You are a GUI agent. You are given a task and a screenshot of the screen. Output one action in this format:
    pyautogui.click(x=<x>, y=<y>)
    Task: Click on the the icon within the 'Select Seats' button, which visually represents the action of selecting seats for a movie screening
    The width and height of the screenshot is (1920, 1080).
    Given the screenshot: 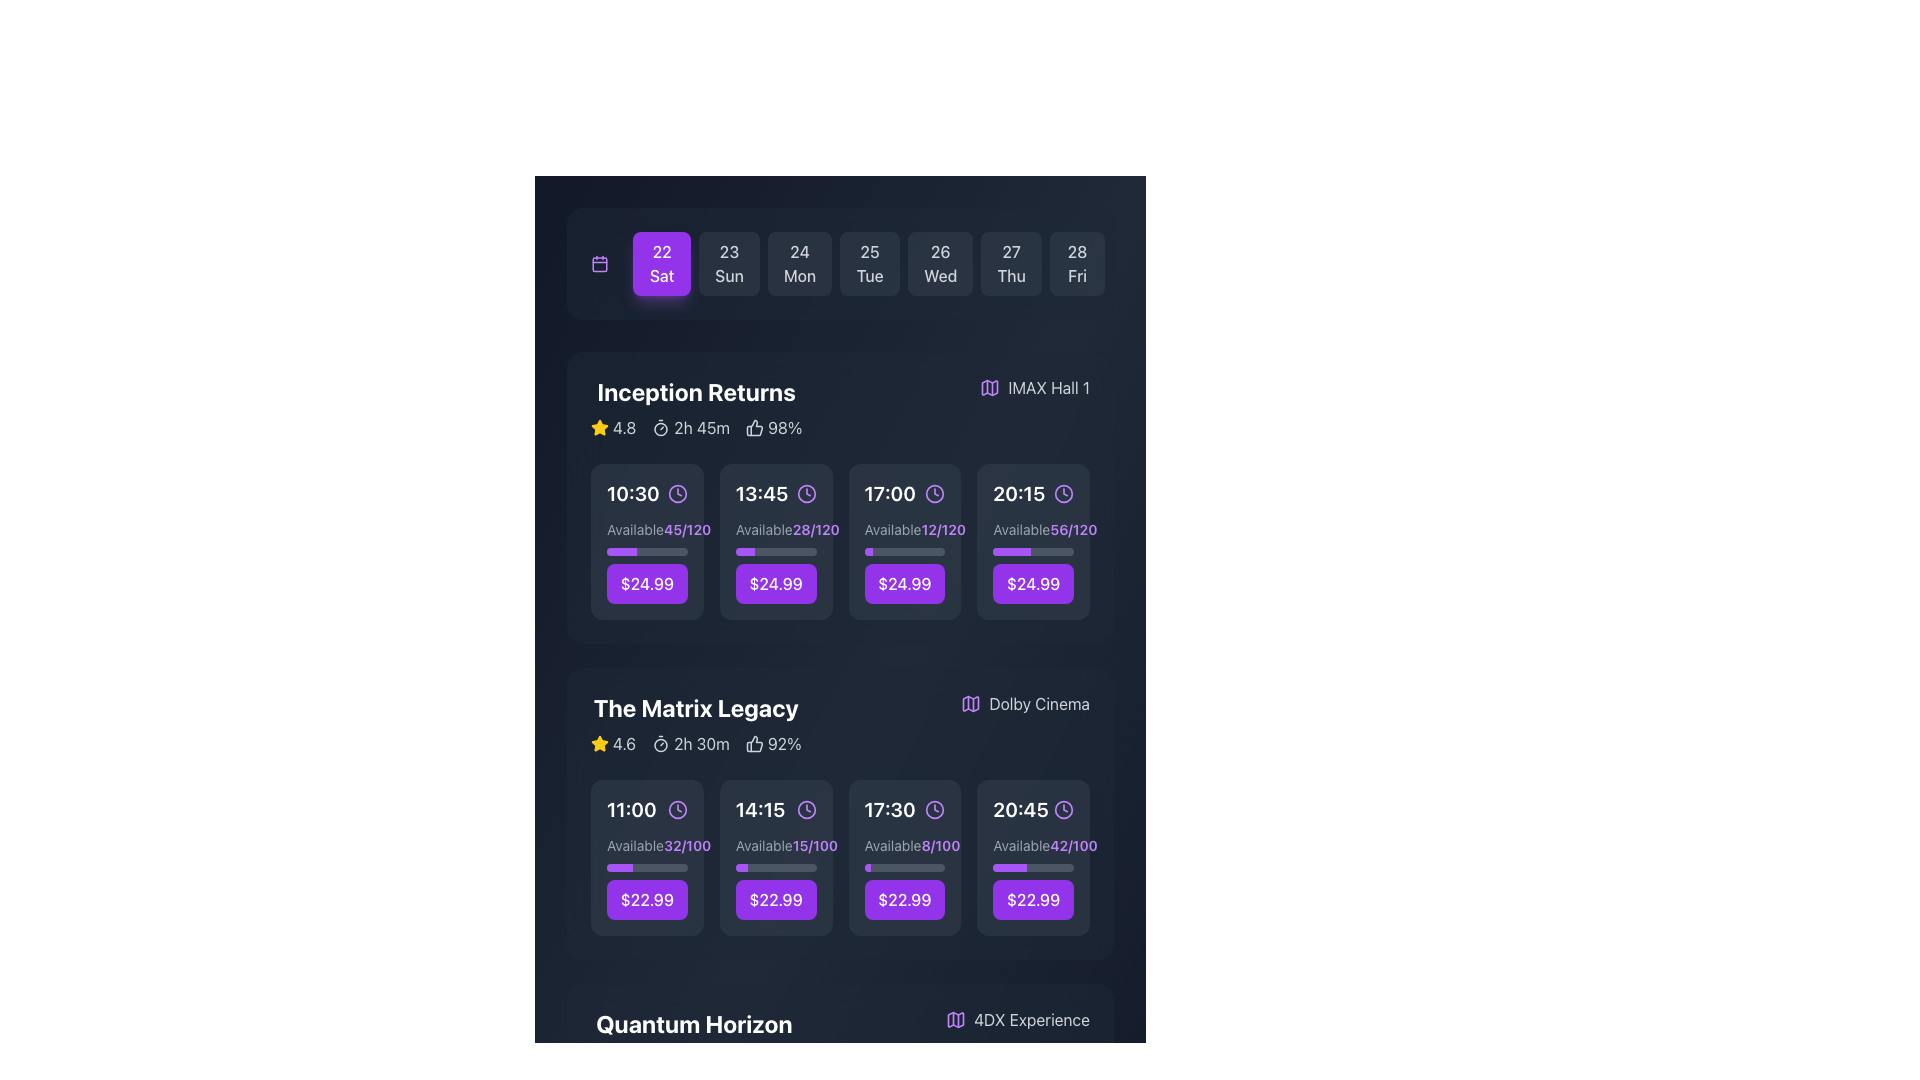 What is the action you would take?
    pyautogui.click(x=1002, y=542)
    